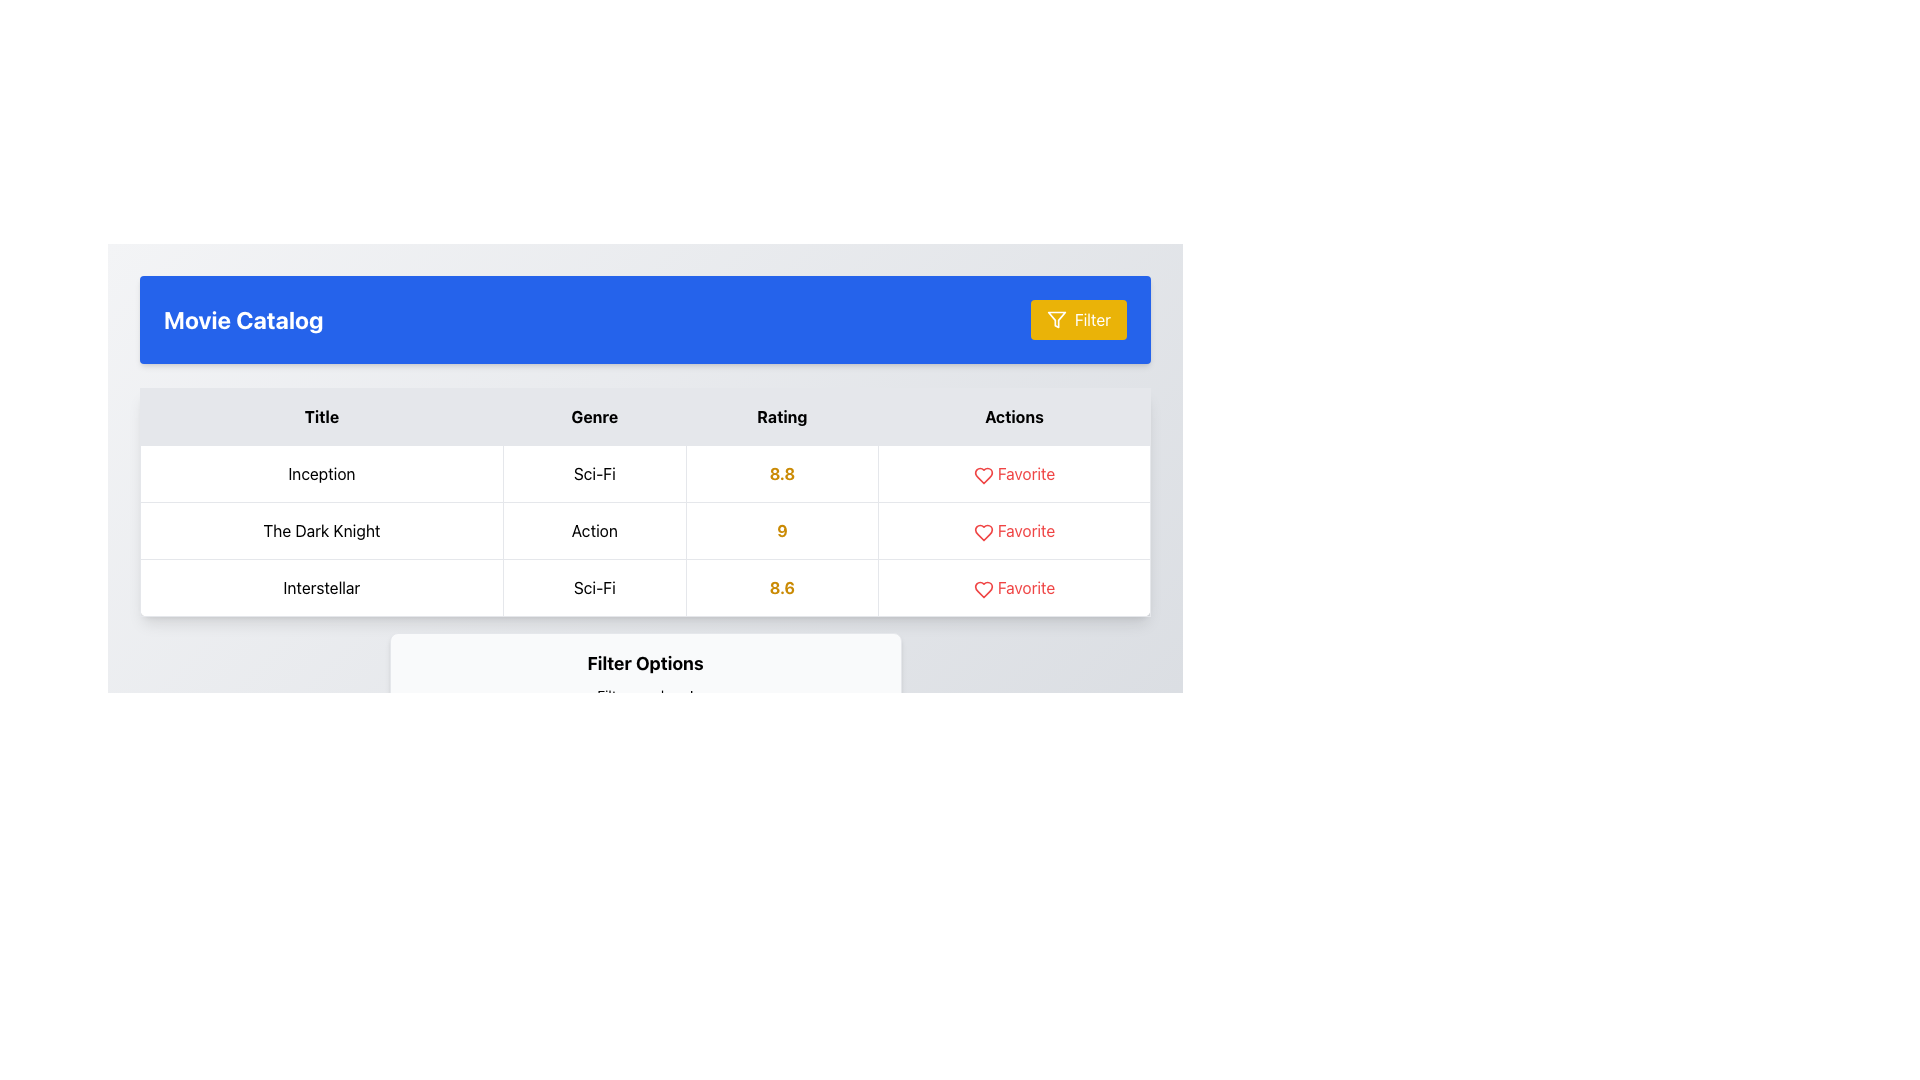  What do you see at coordinates (983, 588) in the screenshot?
I see `the heart icon in the 'Actions' column of the third row next to 'Favorite' for 'Interstellar'` at bounding box center [983, 588].